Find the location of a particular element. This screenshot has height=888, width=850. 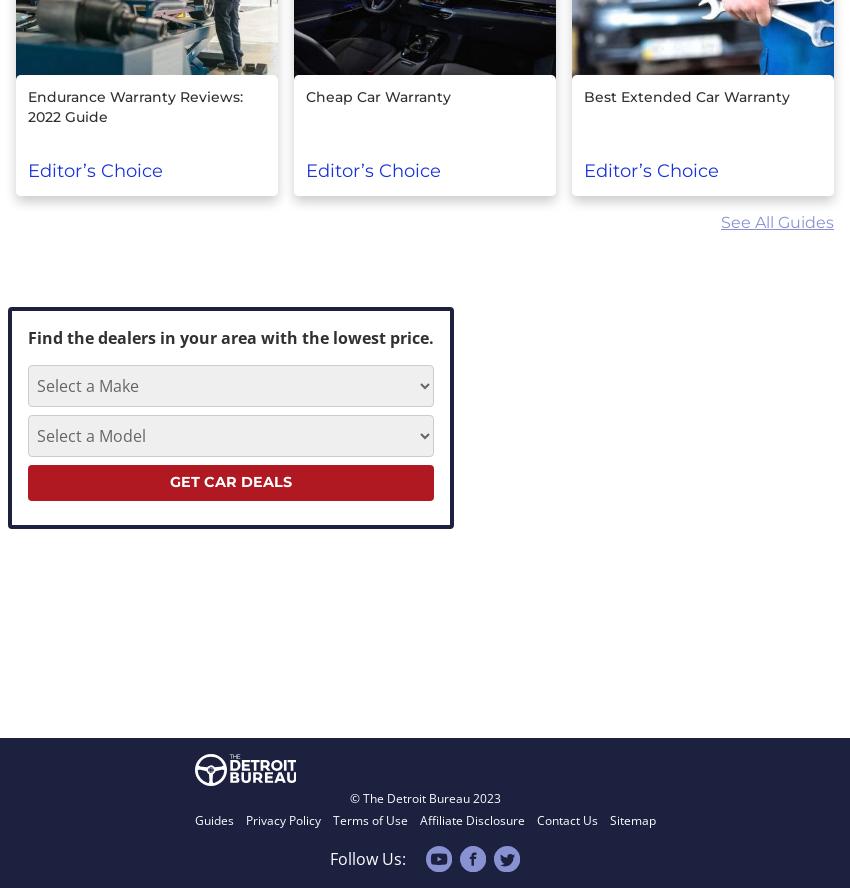

'Terms  of  Use' is located at coordinates (368, 819).